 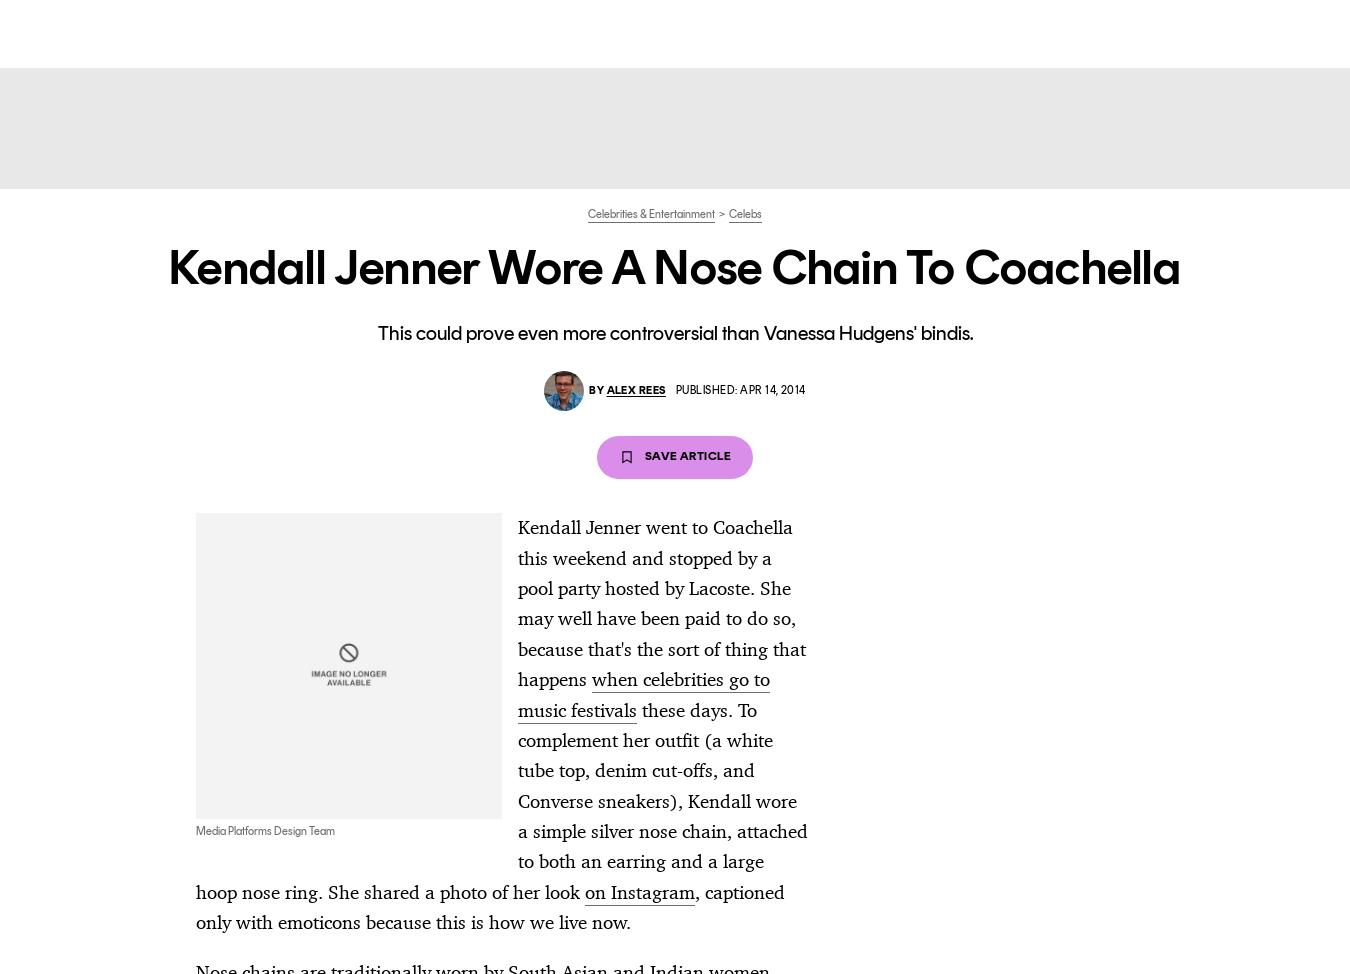 I want to click on 'Style', so click(x=512, y=32).